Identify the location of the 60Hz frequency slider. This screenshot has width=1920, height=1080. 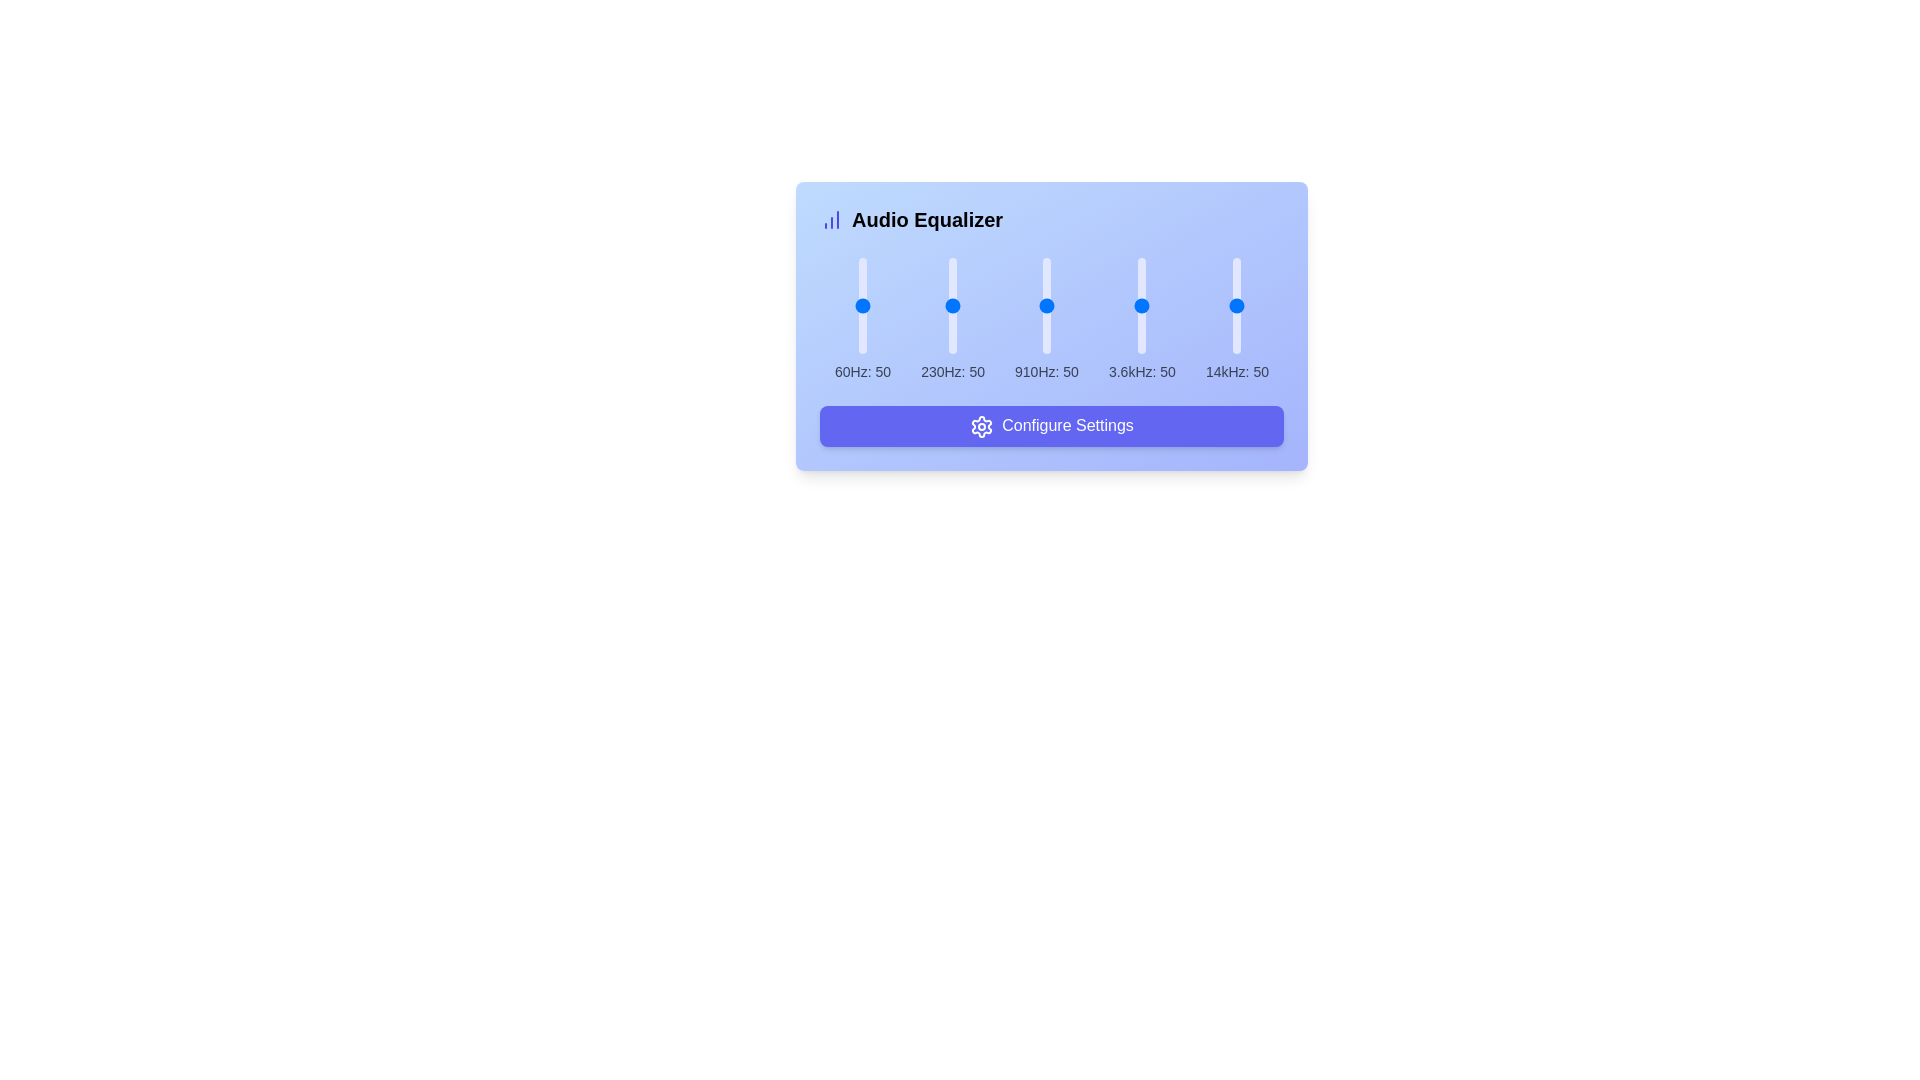
(863, 309).